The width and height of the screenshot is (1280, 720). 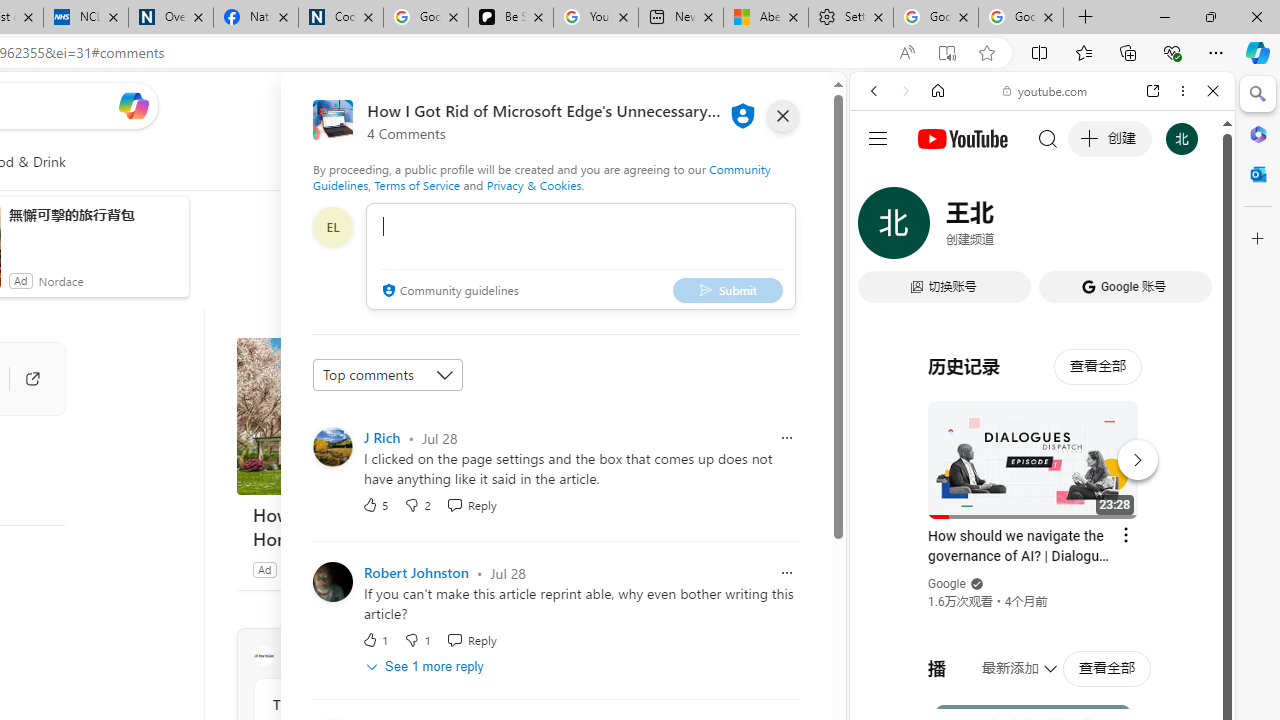 I want to click on 'WEB  ', so click(x=881, y=227).